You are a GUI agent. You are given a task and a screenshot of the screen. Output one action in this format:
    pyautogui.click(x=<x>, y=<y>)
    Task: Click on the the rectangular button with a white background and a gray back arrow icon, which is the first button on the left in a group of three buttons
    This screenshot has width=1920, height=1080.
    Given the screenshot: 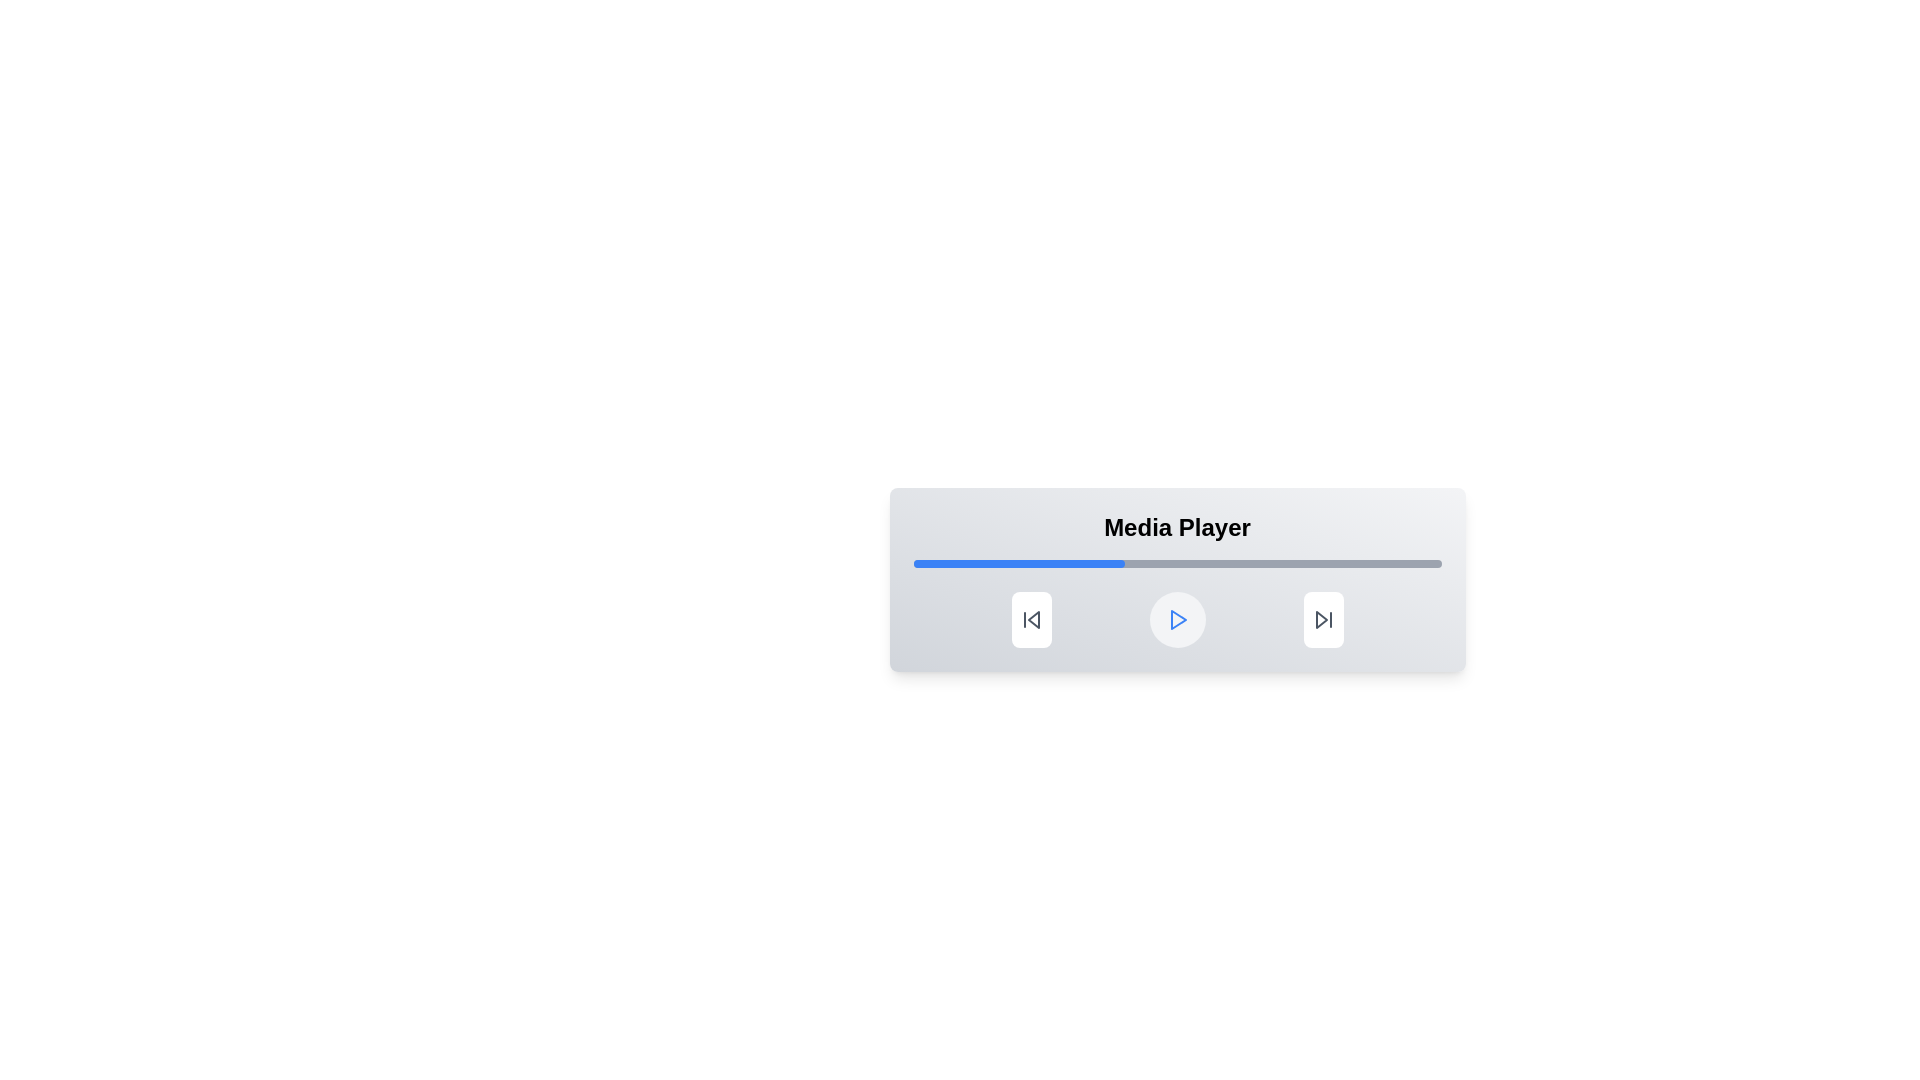 What is the action you would take?
    pyautogui.click(x=1031, y=619)
    